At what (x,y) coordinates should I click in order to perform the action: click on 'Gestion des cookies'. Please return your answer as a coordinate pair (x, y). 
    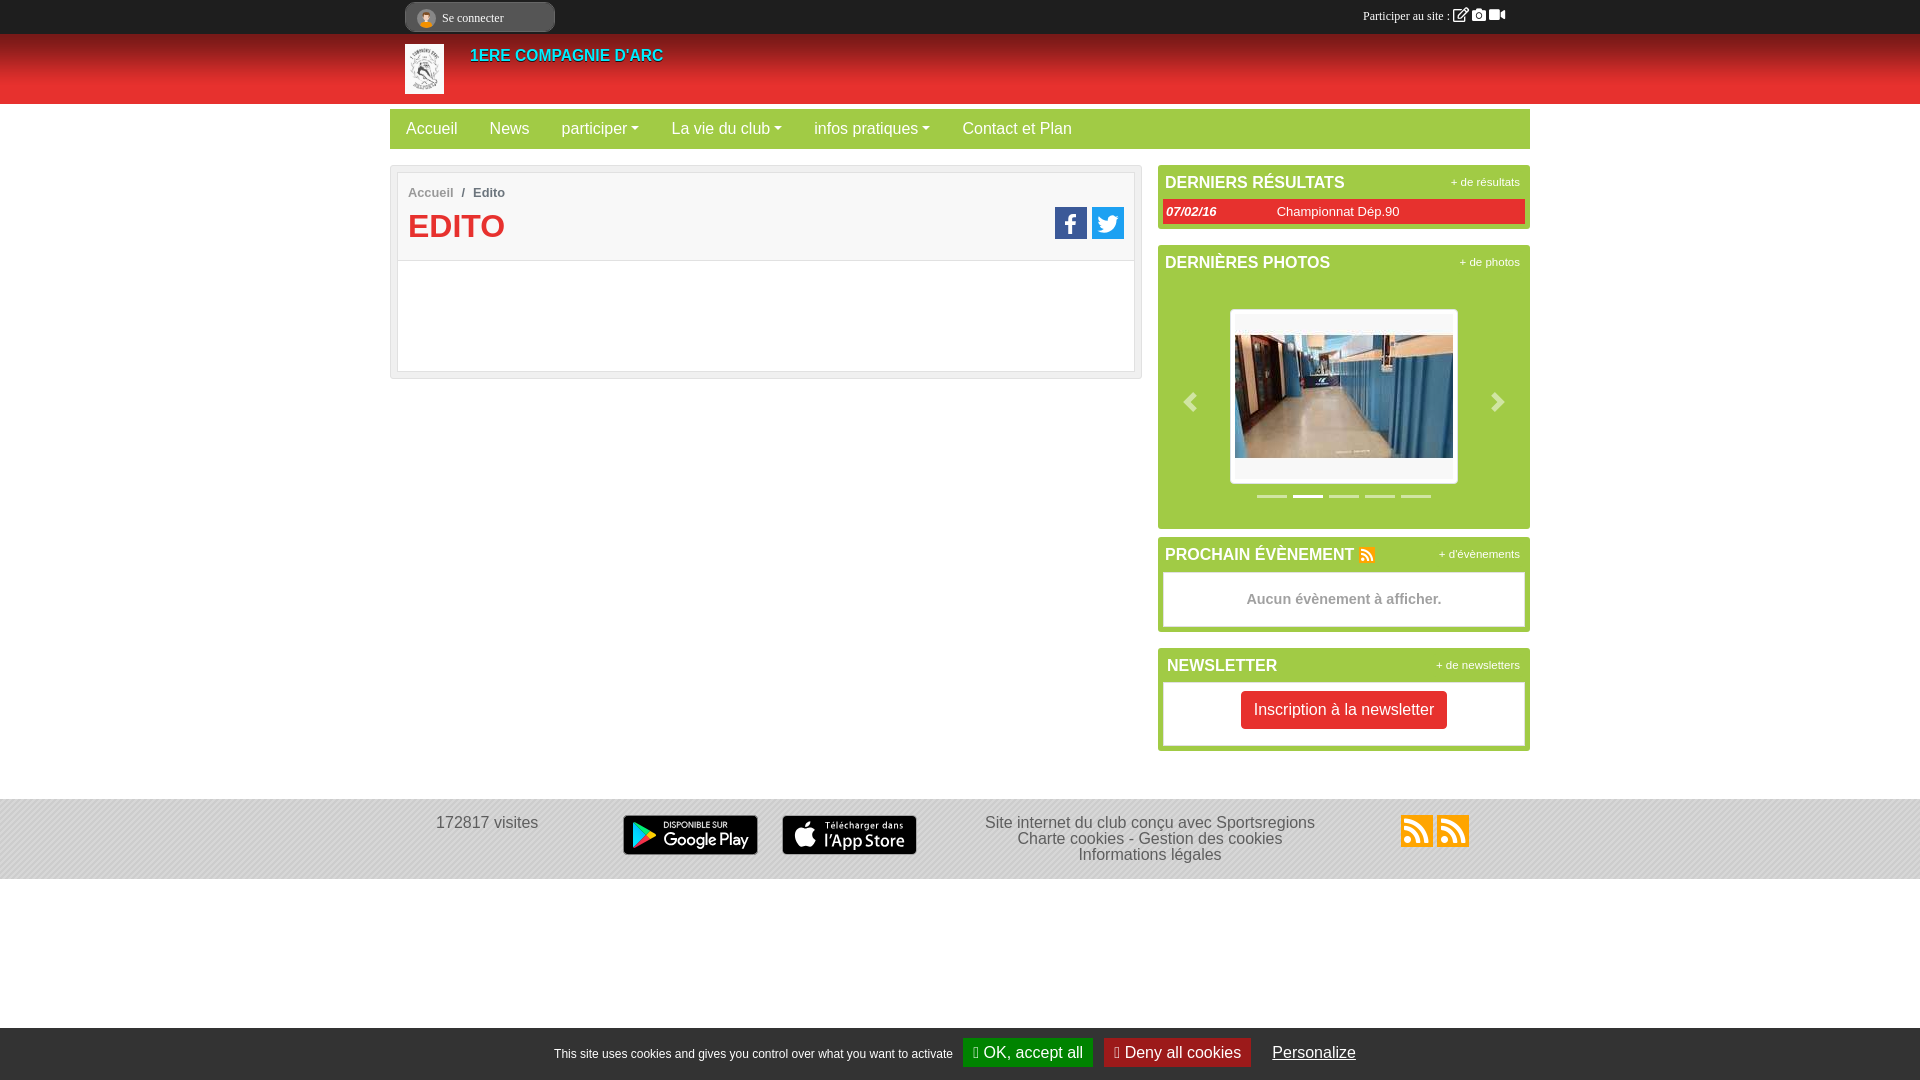
    Looking at the image, I should click on (1208, 838).